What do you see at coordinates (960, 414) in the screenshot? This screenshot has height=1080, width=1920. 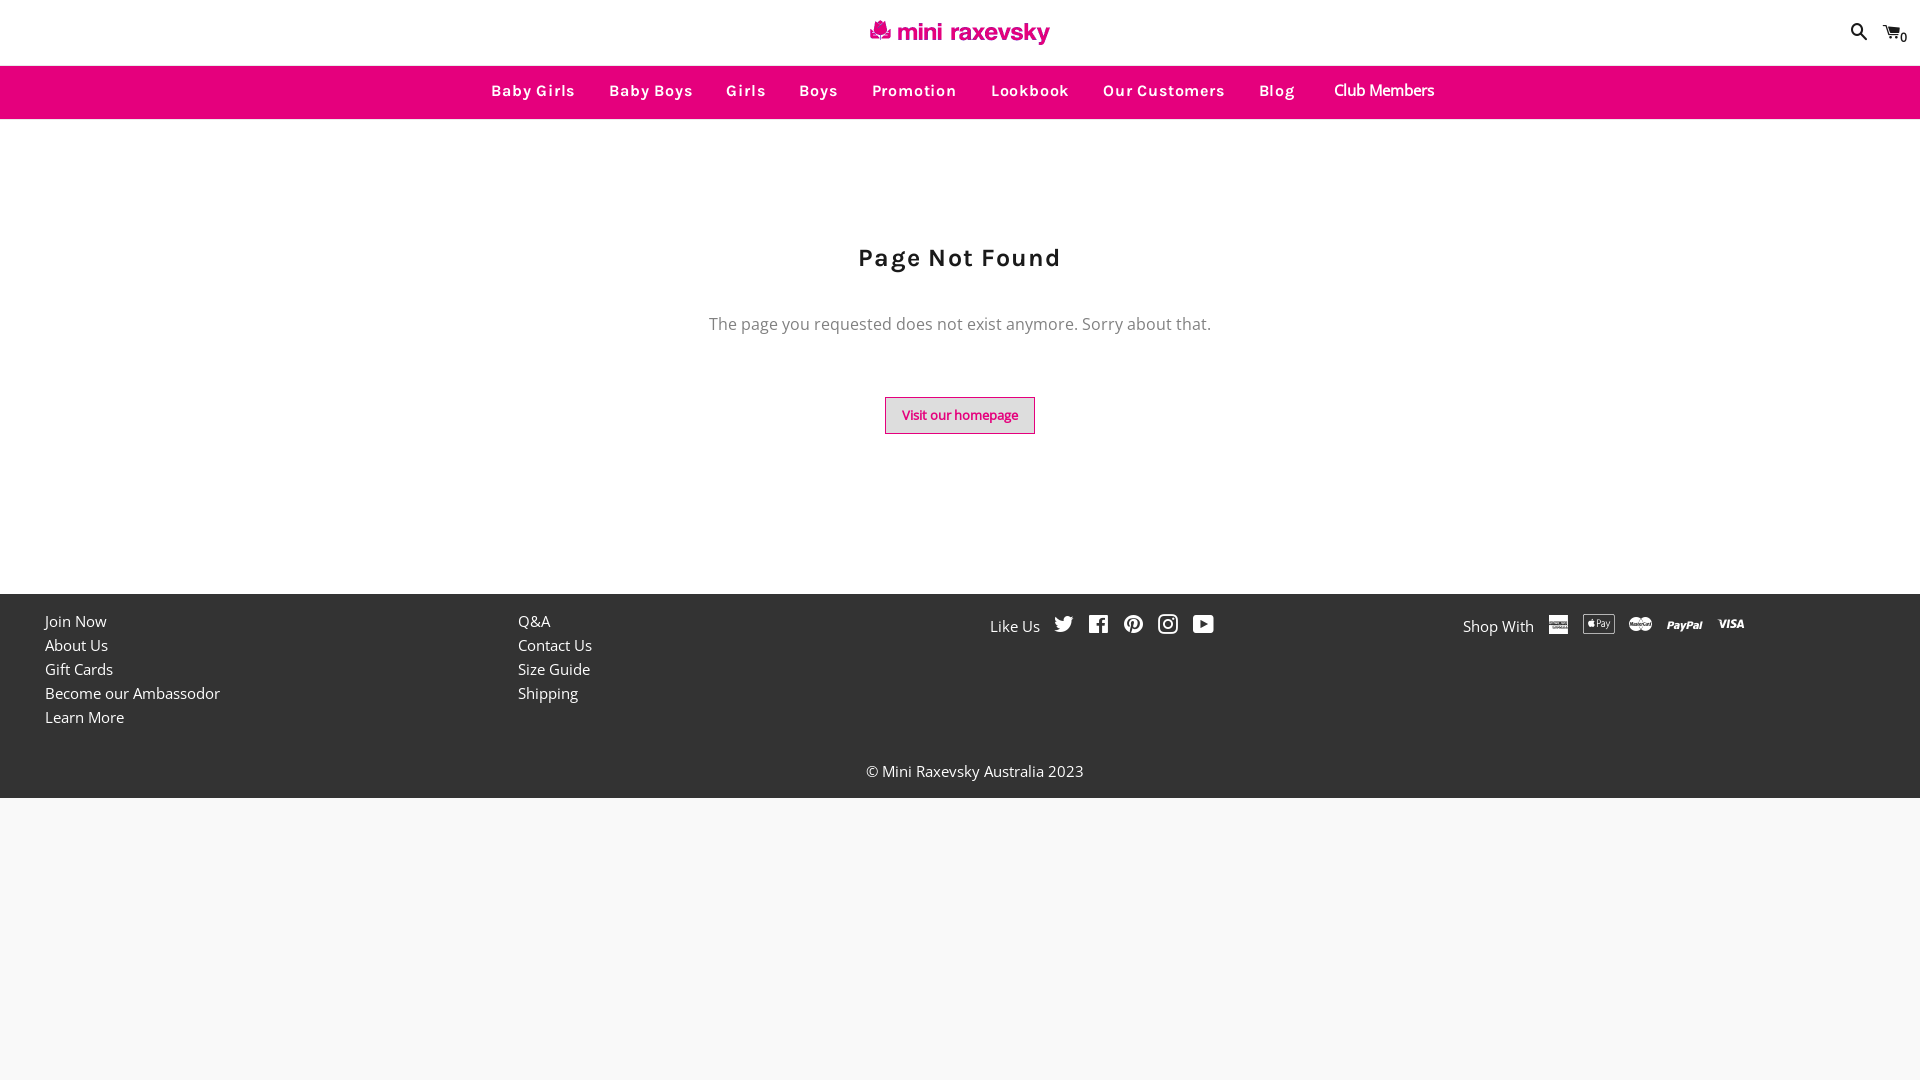 I see `'Visit our homepage'` at bounding box center [960, 414].